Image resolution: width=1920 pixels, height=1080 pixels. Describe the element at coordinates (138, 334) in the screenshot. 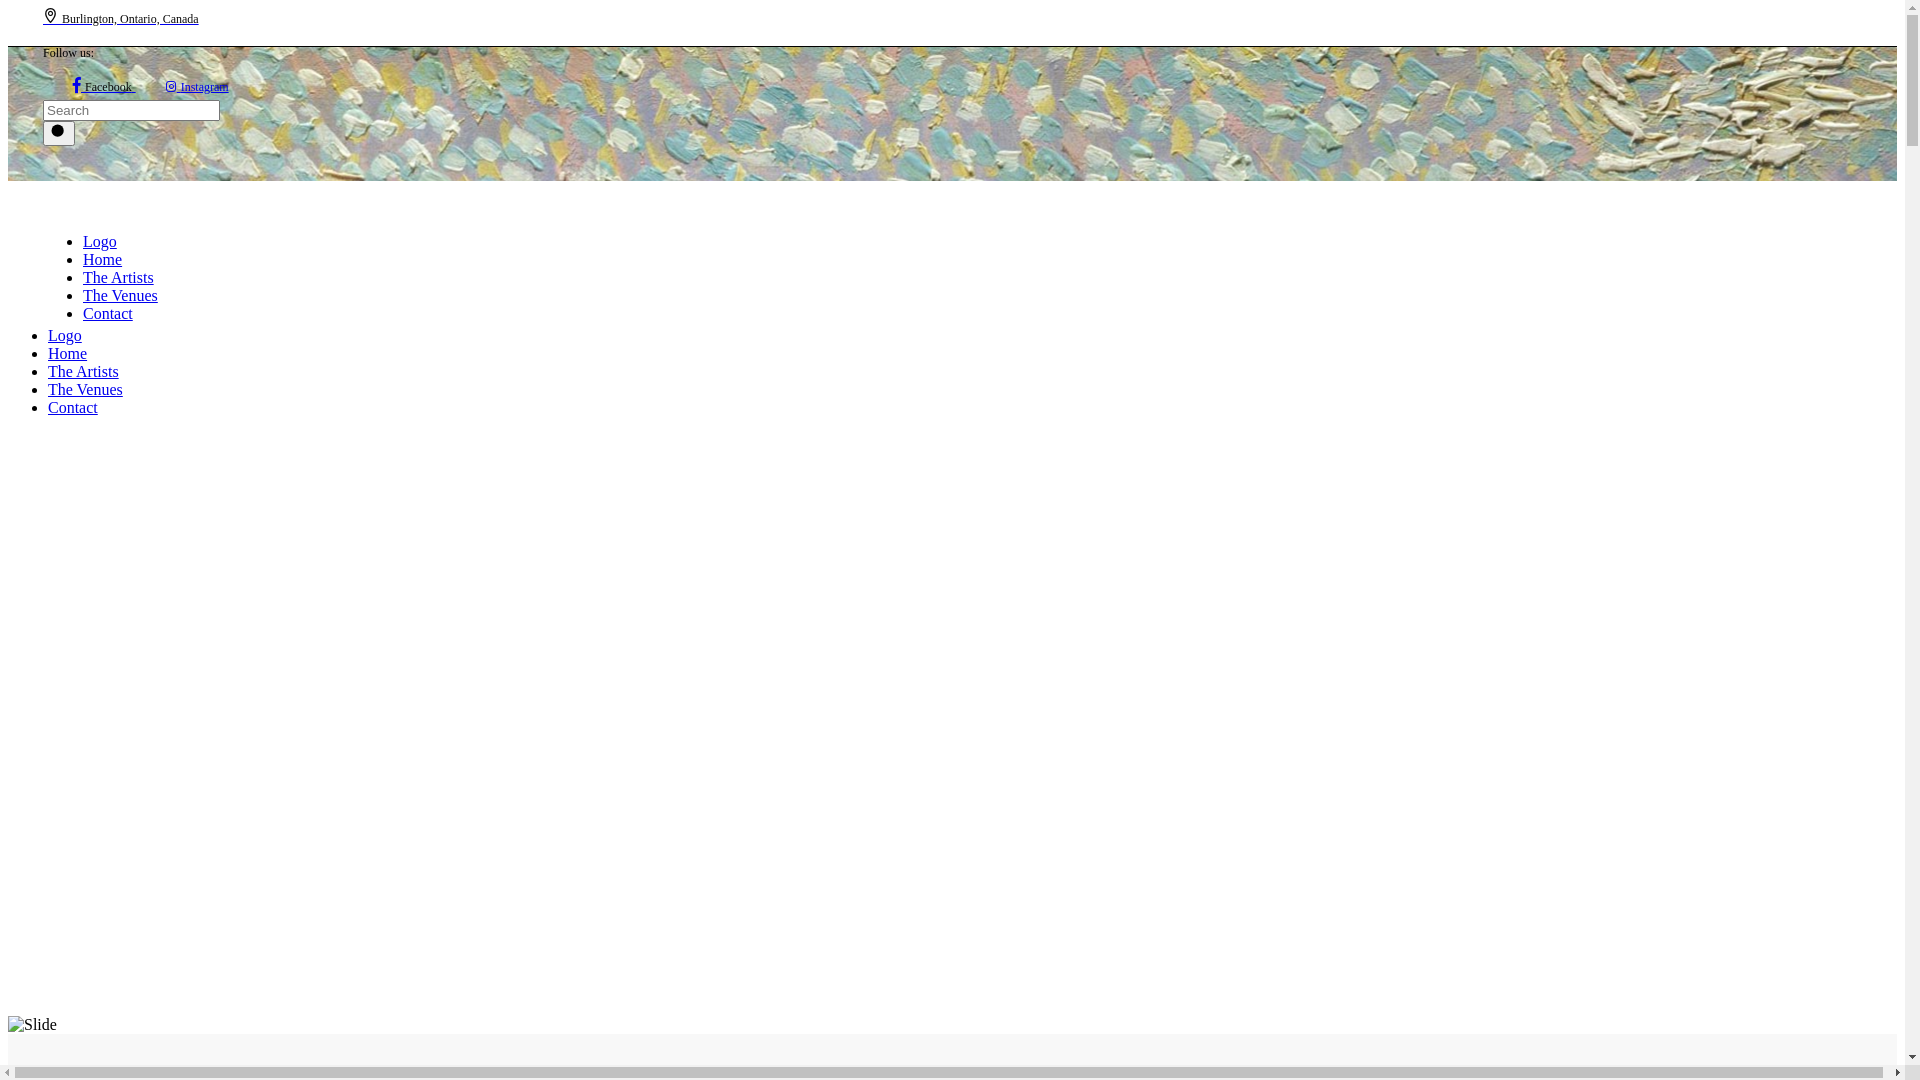

I see `'Logo'` at that location.